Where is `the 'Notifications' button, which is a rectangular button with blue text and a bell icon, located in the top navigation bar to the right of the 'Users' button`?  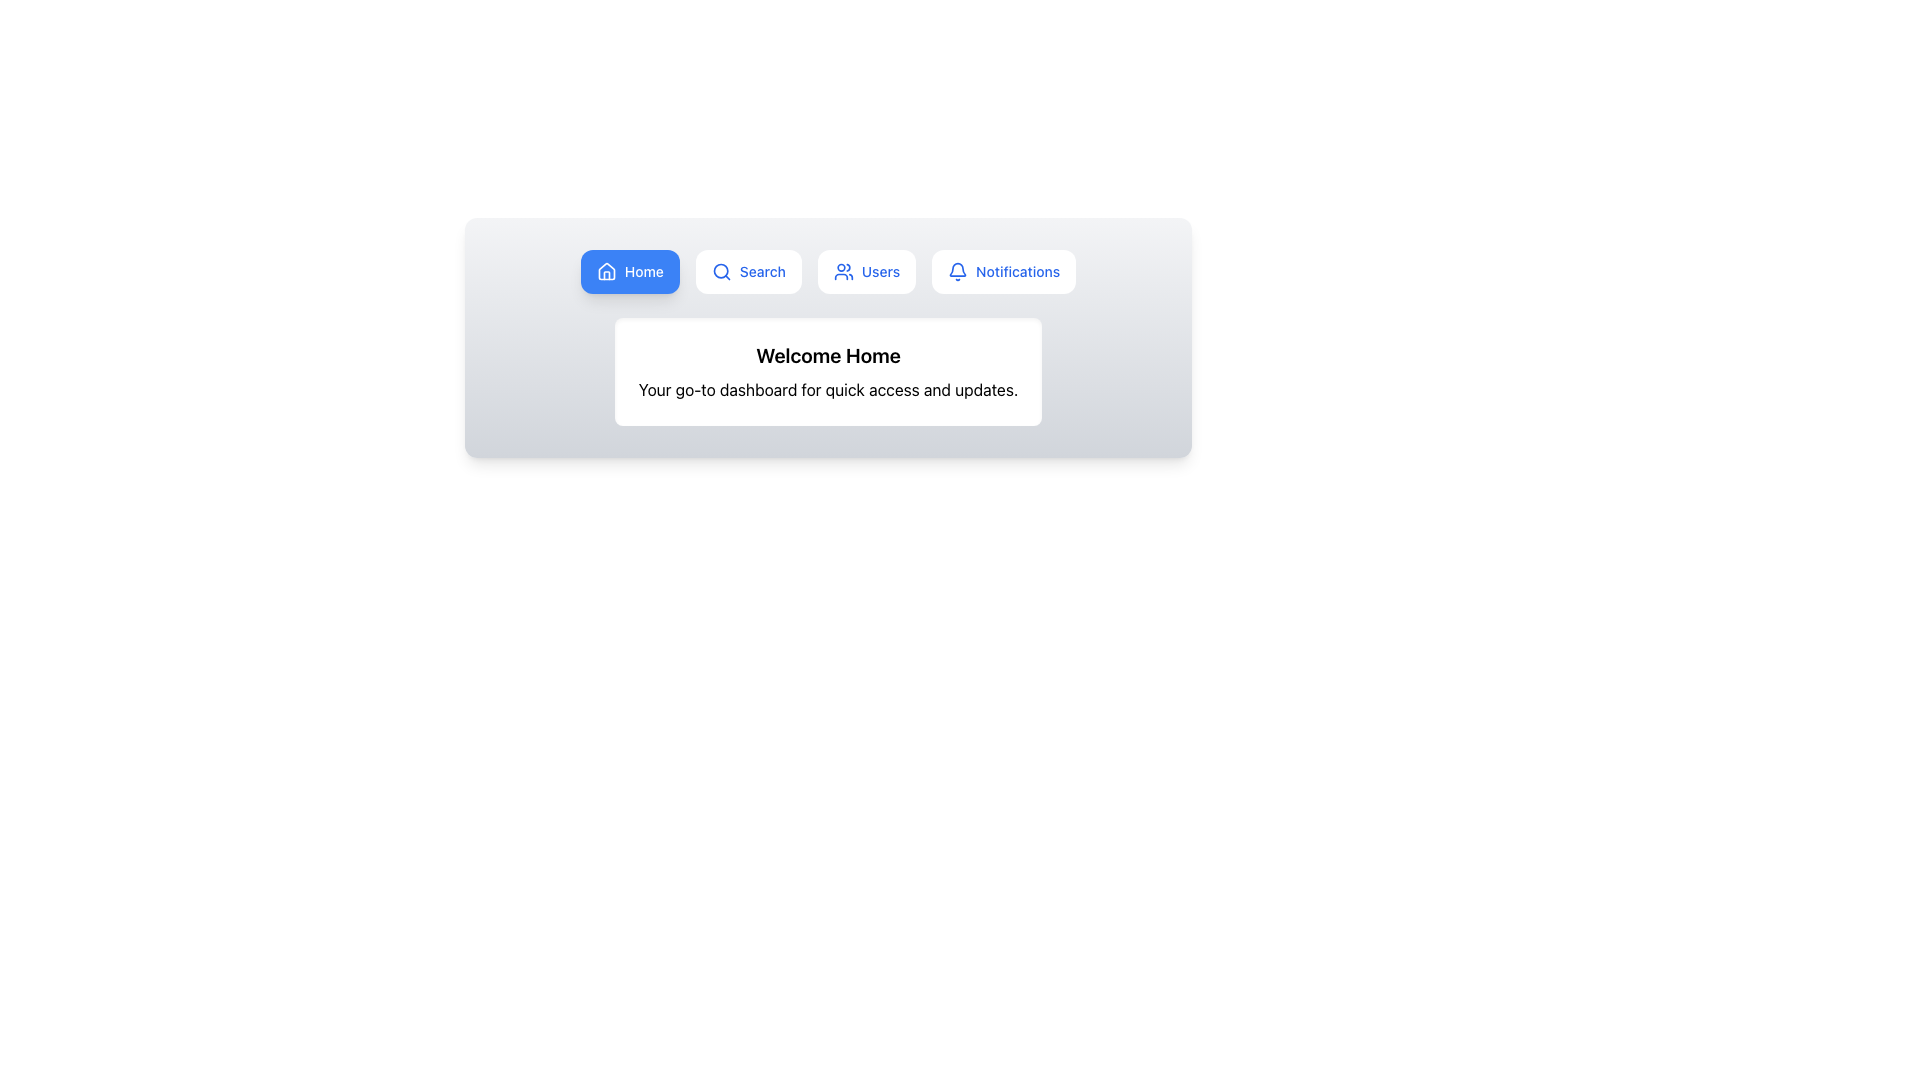
the 'Notifications' button, which is a rectangular button with blue text and a bell icon, located in the top navigation bar to the right of the 'Users' button is located at coordinates (1004, 272).